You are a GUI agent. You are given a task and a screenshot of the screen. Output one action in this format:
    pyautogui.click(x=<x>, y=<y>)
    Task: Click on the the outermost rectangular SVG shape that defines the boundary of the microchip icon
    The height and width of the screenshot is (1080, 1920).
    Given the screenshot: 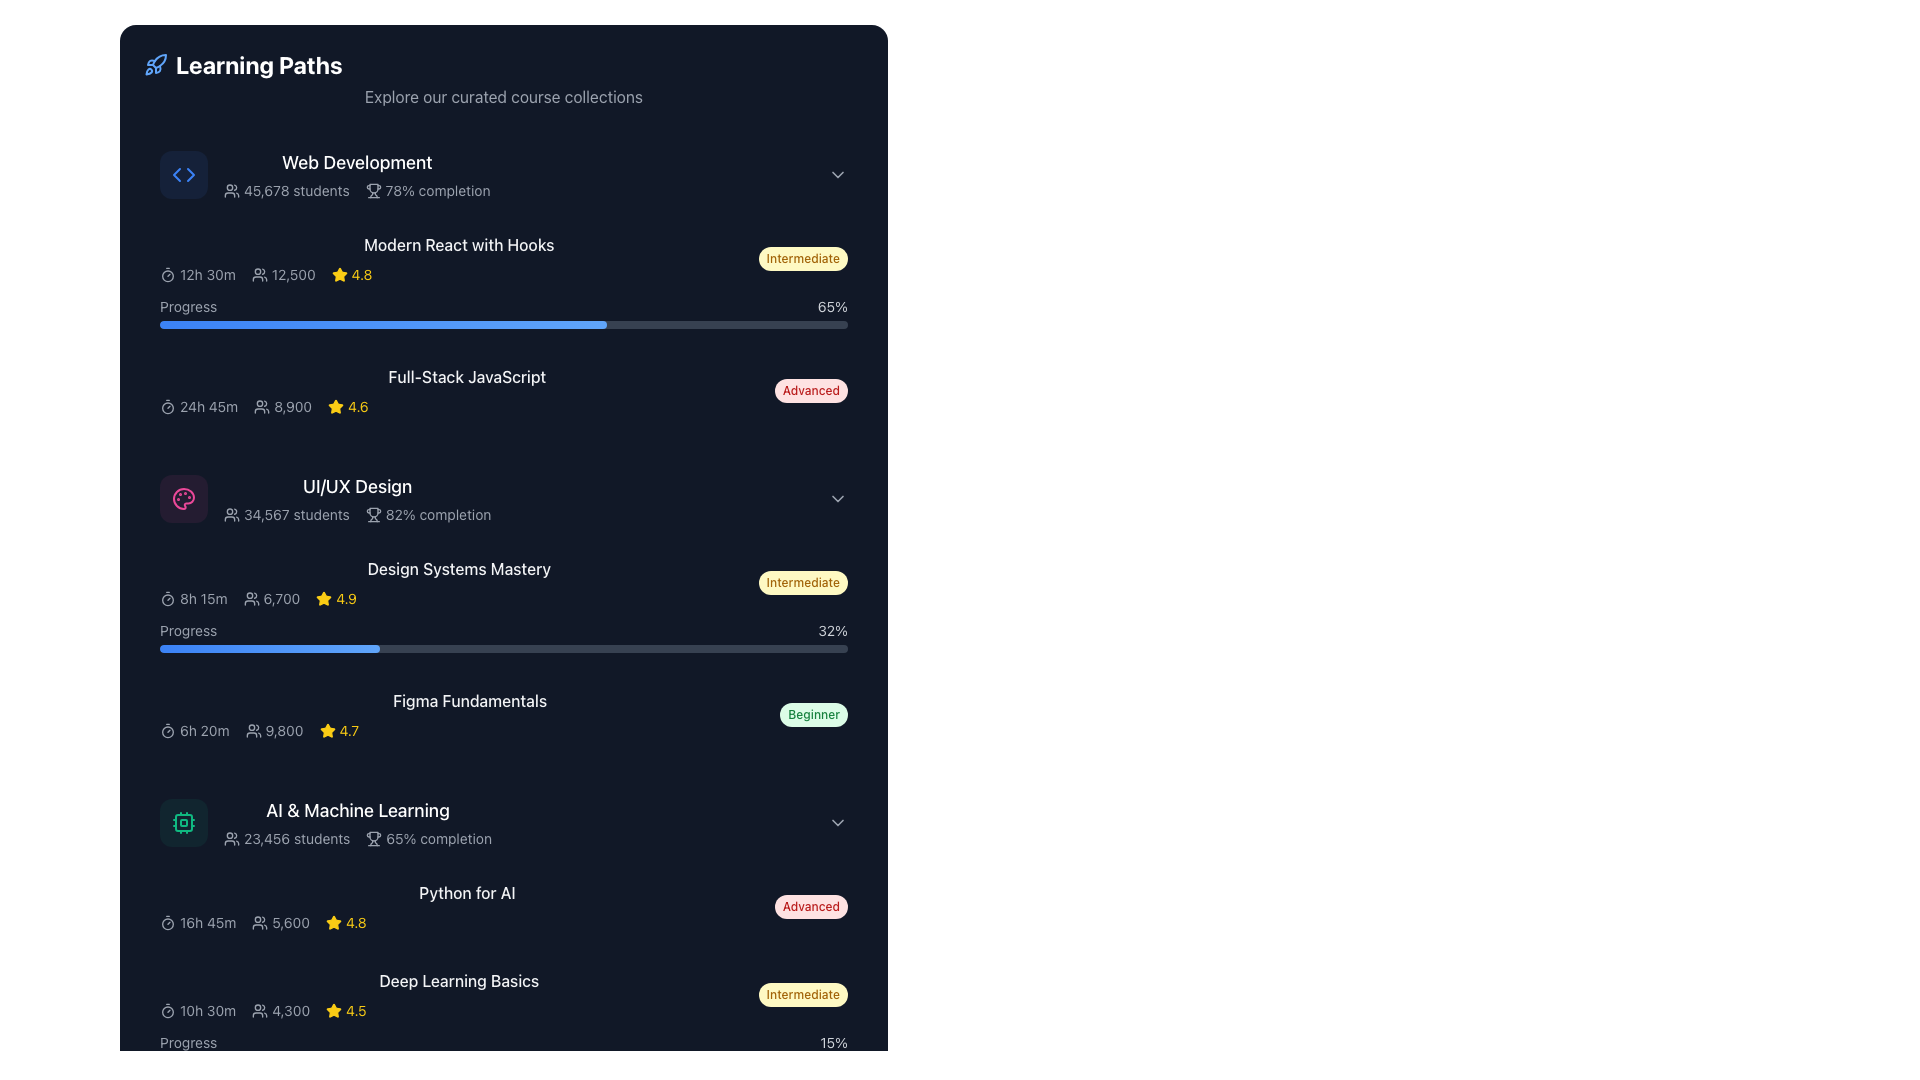 What is the action you would take?
    pyautogui.click(x=183, y=822)
    